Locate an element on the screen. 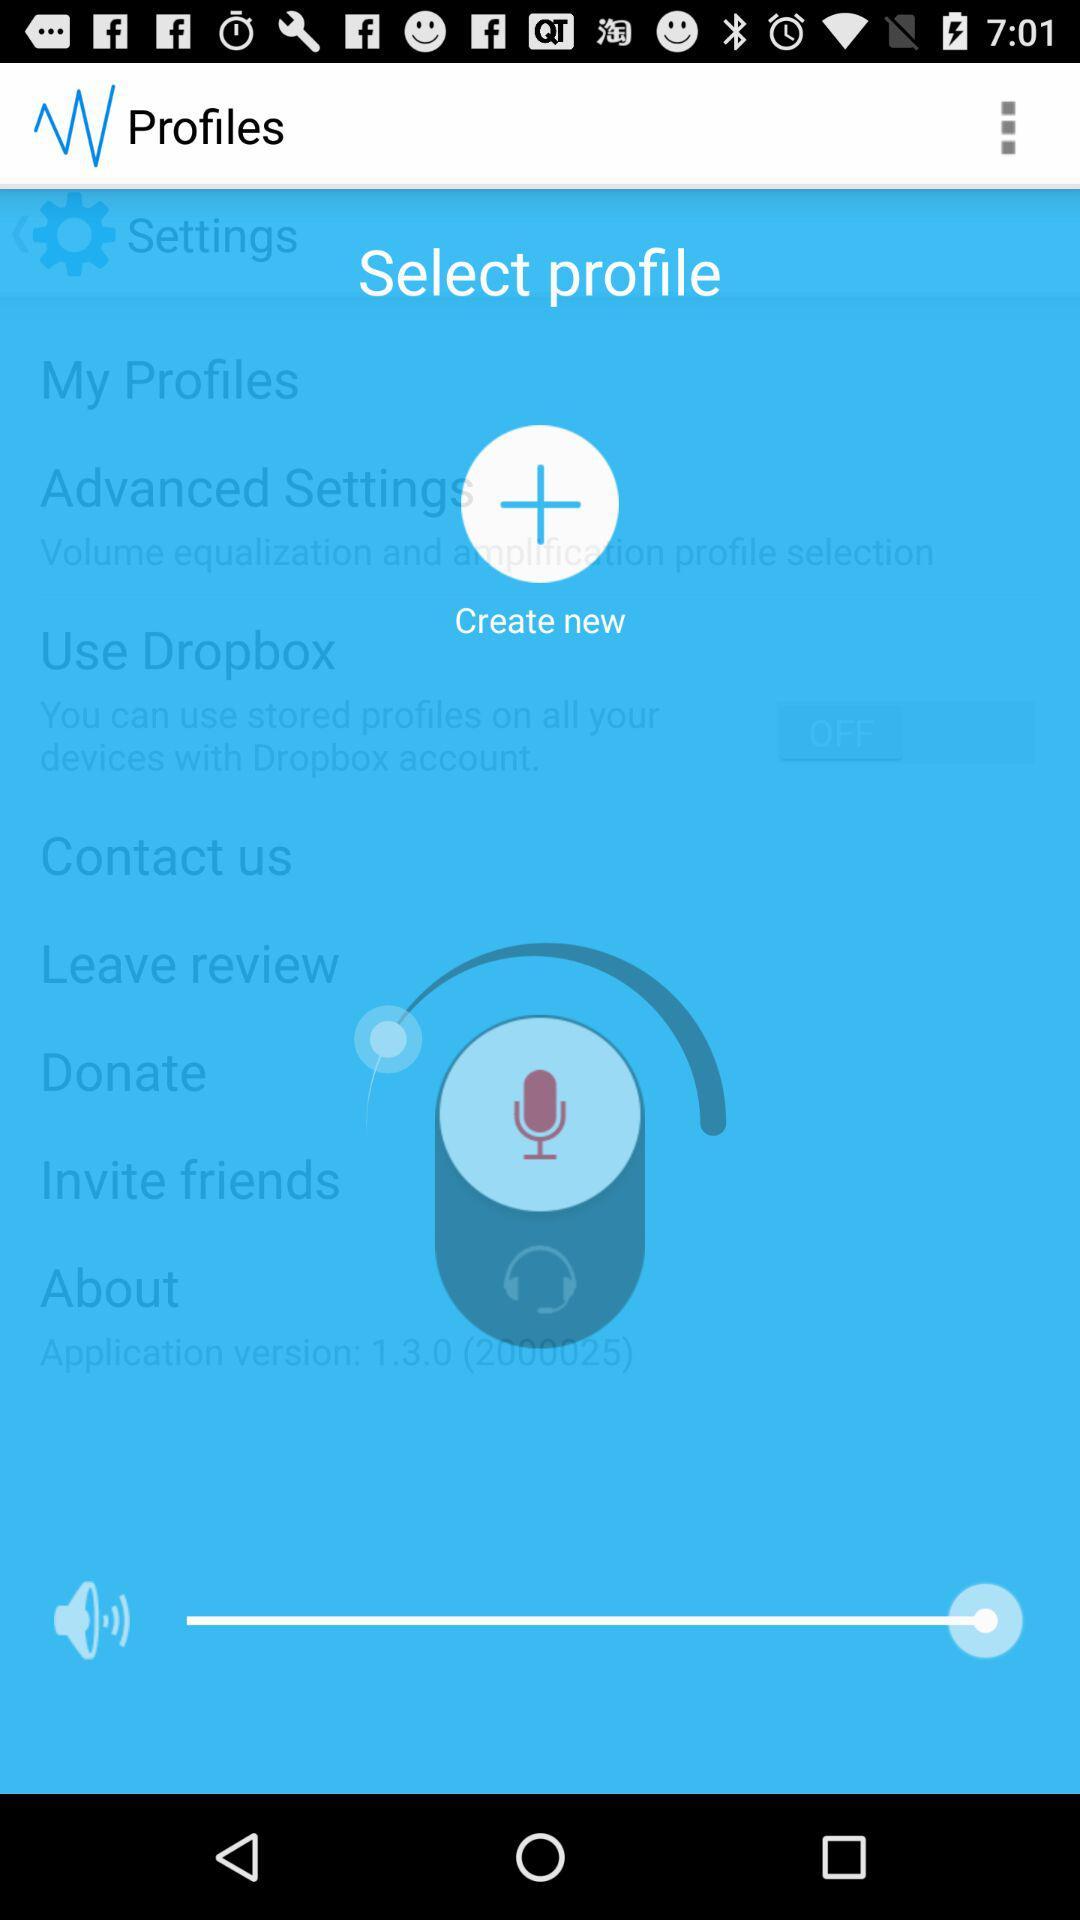 The width and height of the screenshot is (1080, 1920). volume is located at coordinates (92, 1620).